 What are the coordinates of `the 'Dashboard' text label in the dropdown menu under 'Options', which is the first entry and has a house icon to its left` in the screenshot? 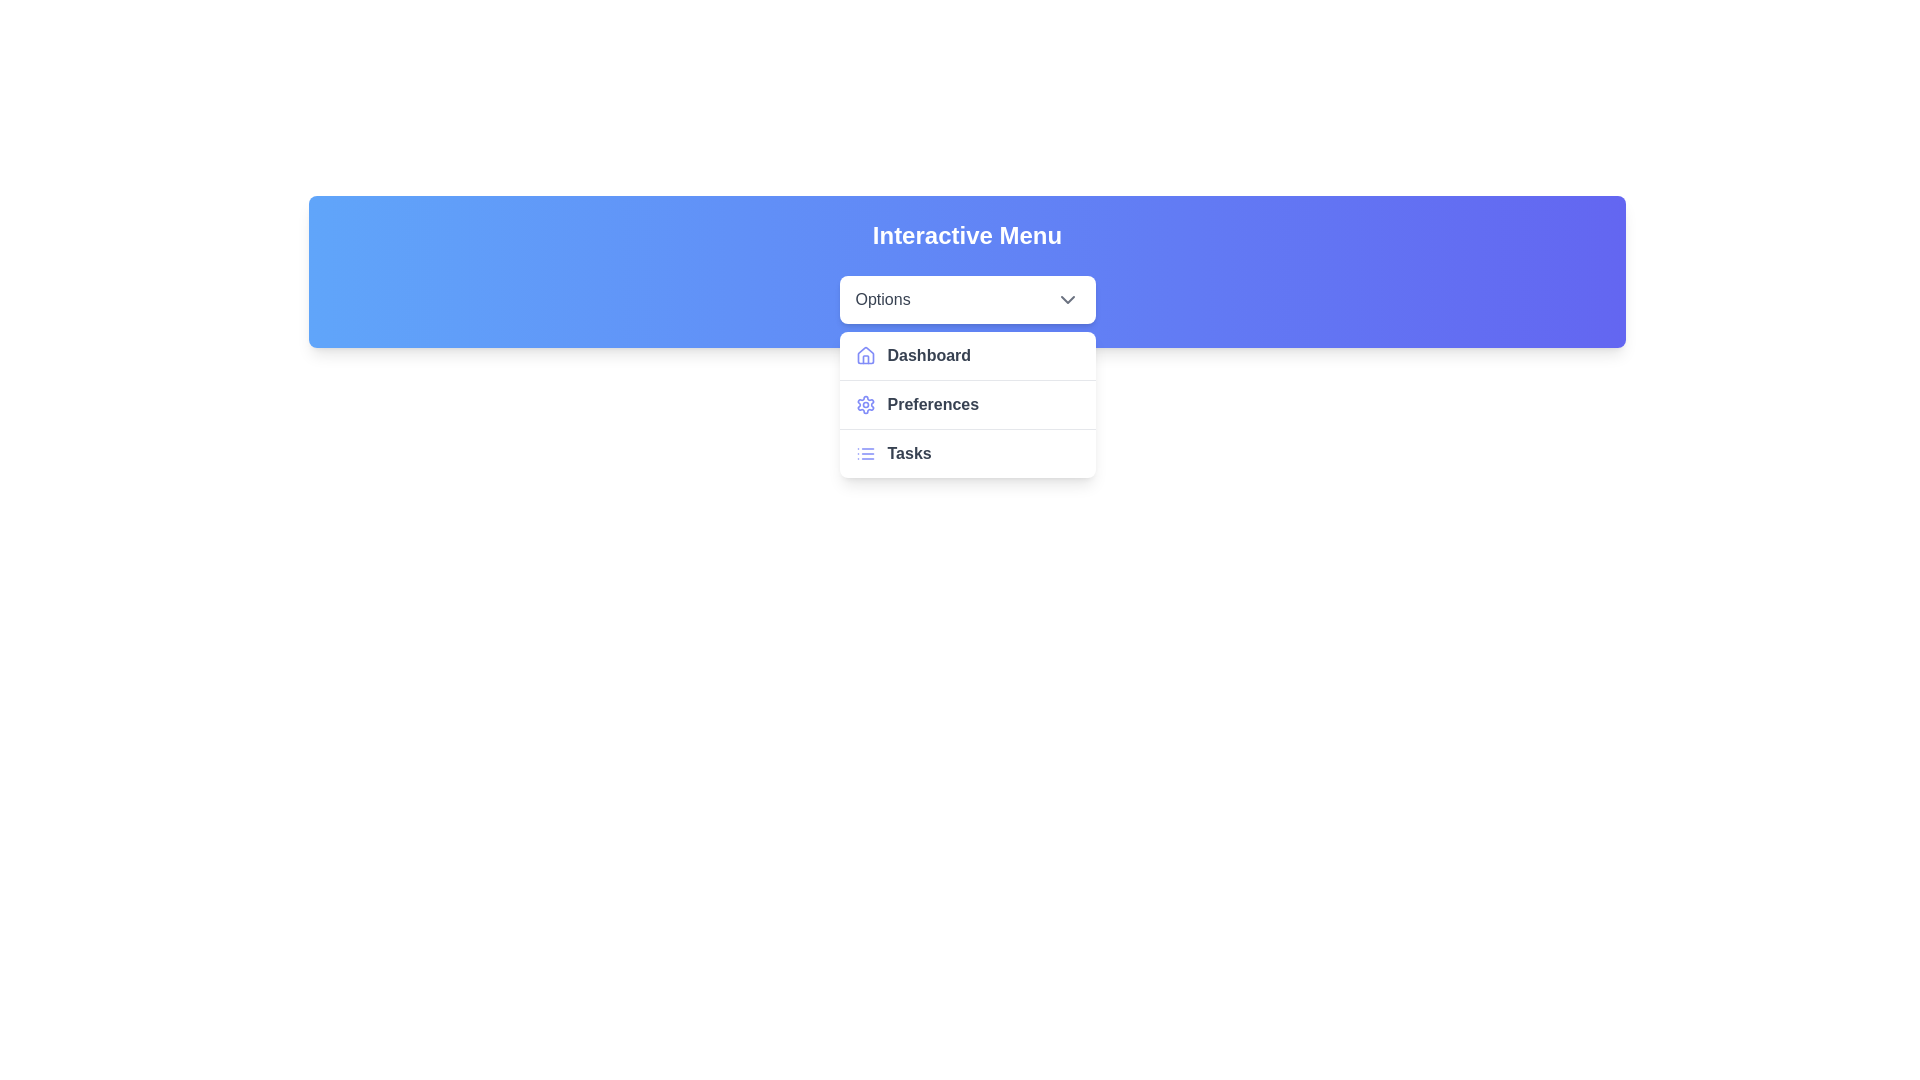 It's located at (928, 354).